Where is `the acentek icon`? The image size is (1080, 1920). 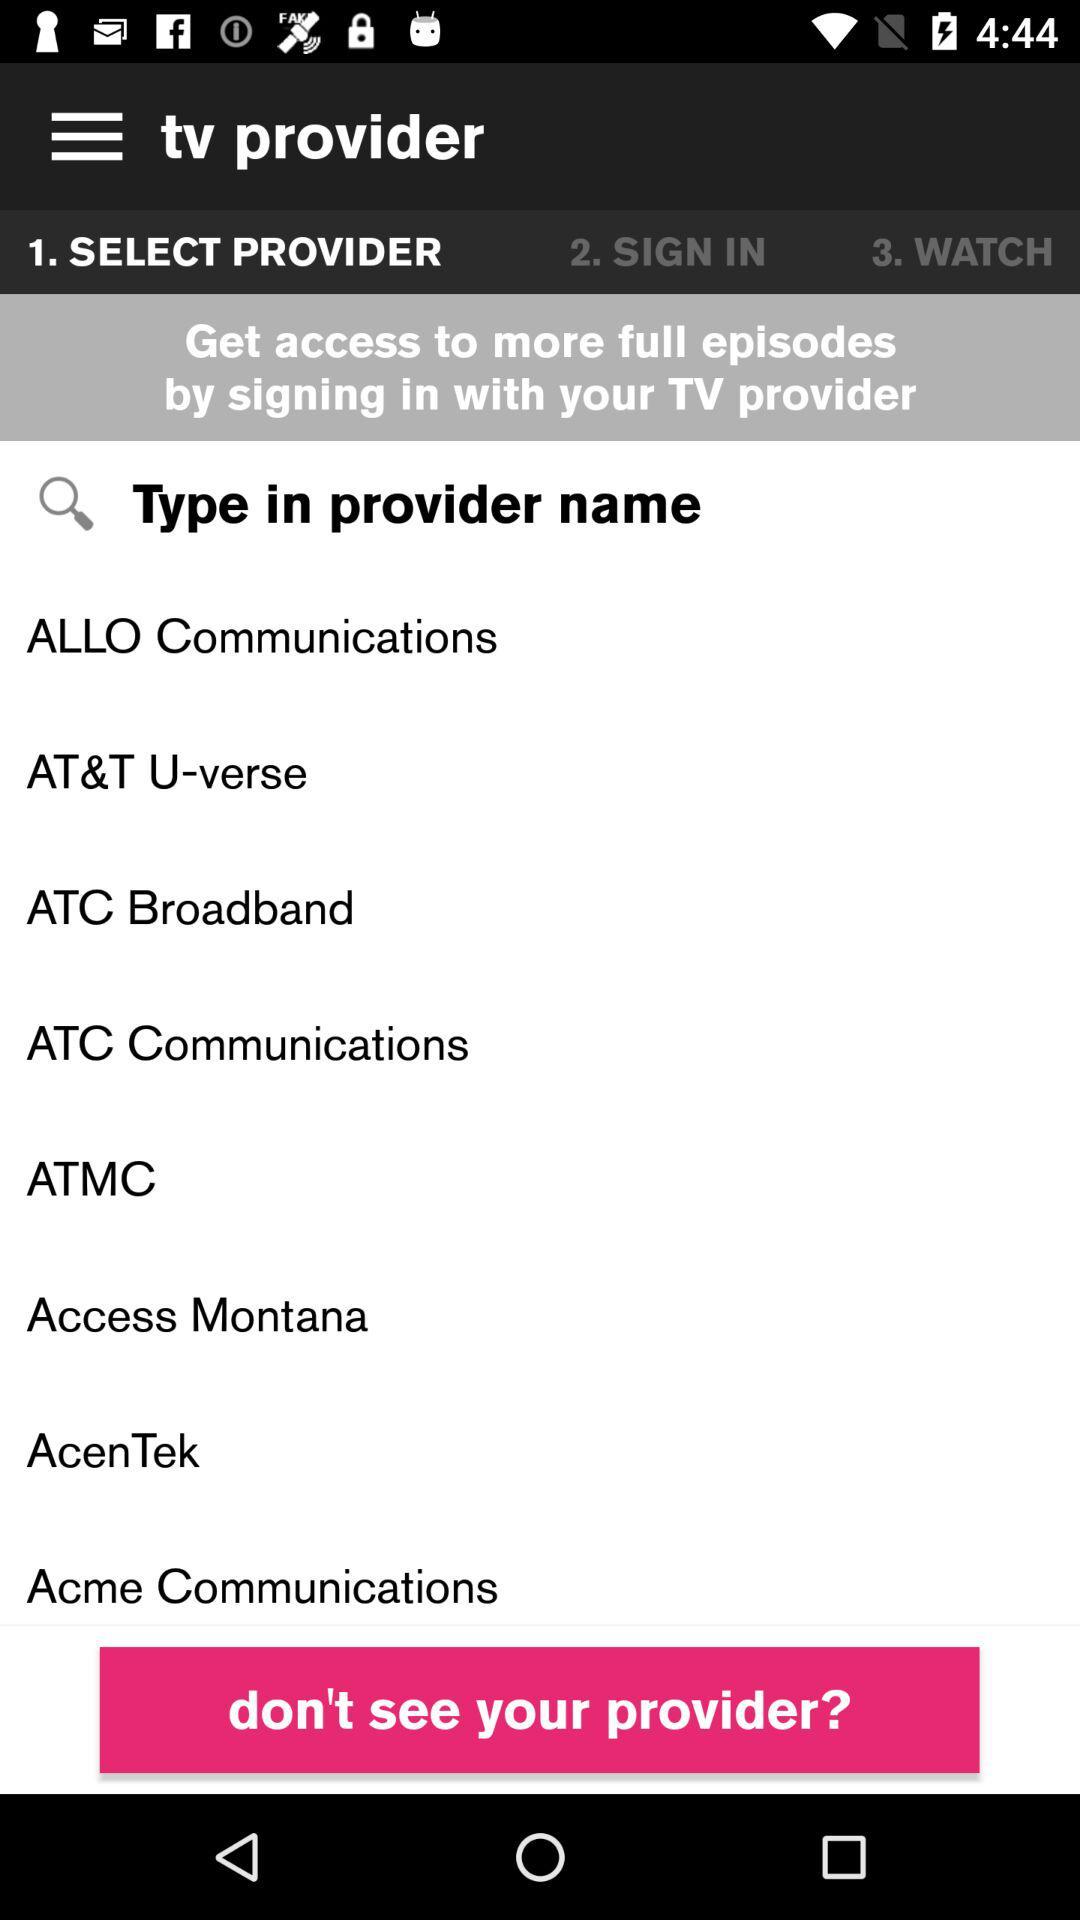 the acentek icon is located at coordinates (540, 1449).